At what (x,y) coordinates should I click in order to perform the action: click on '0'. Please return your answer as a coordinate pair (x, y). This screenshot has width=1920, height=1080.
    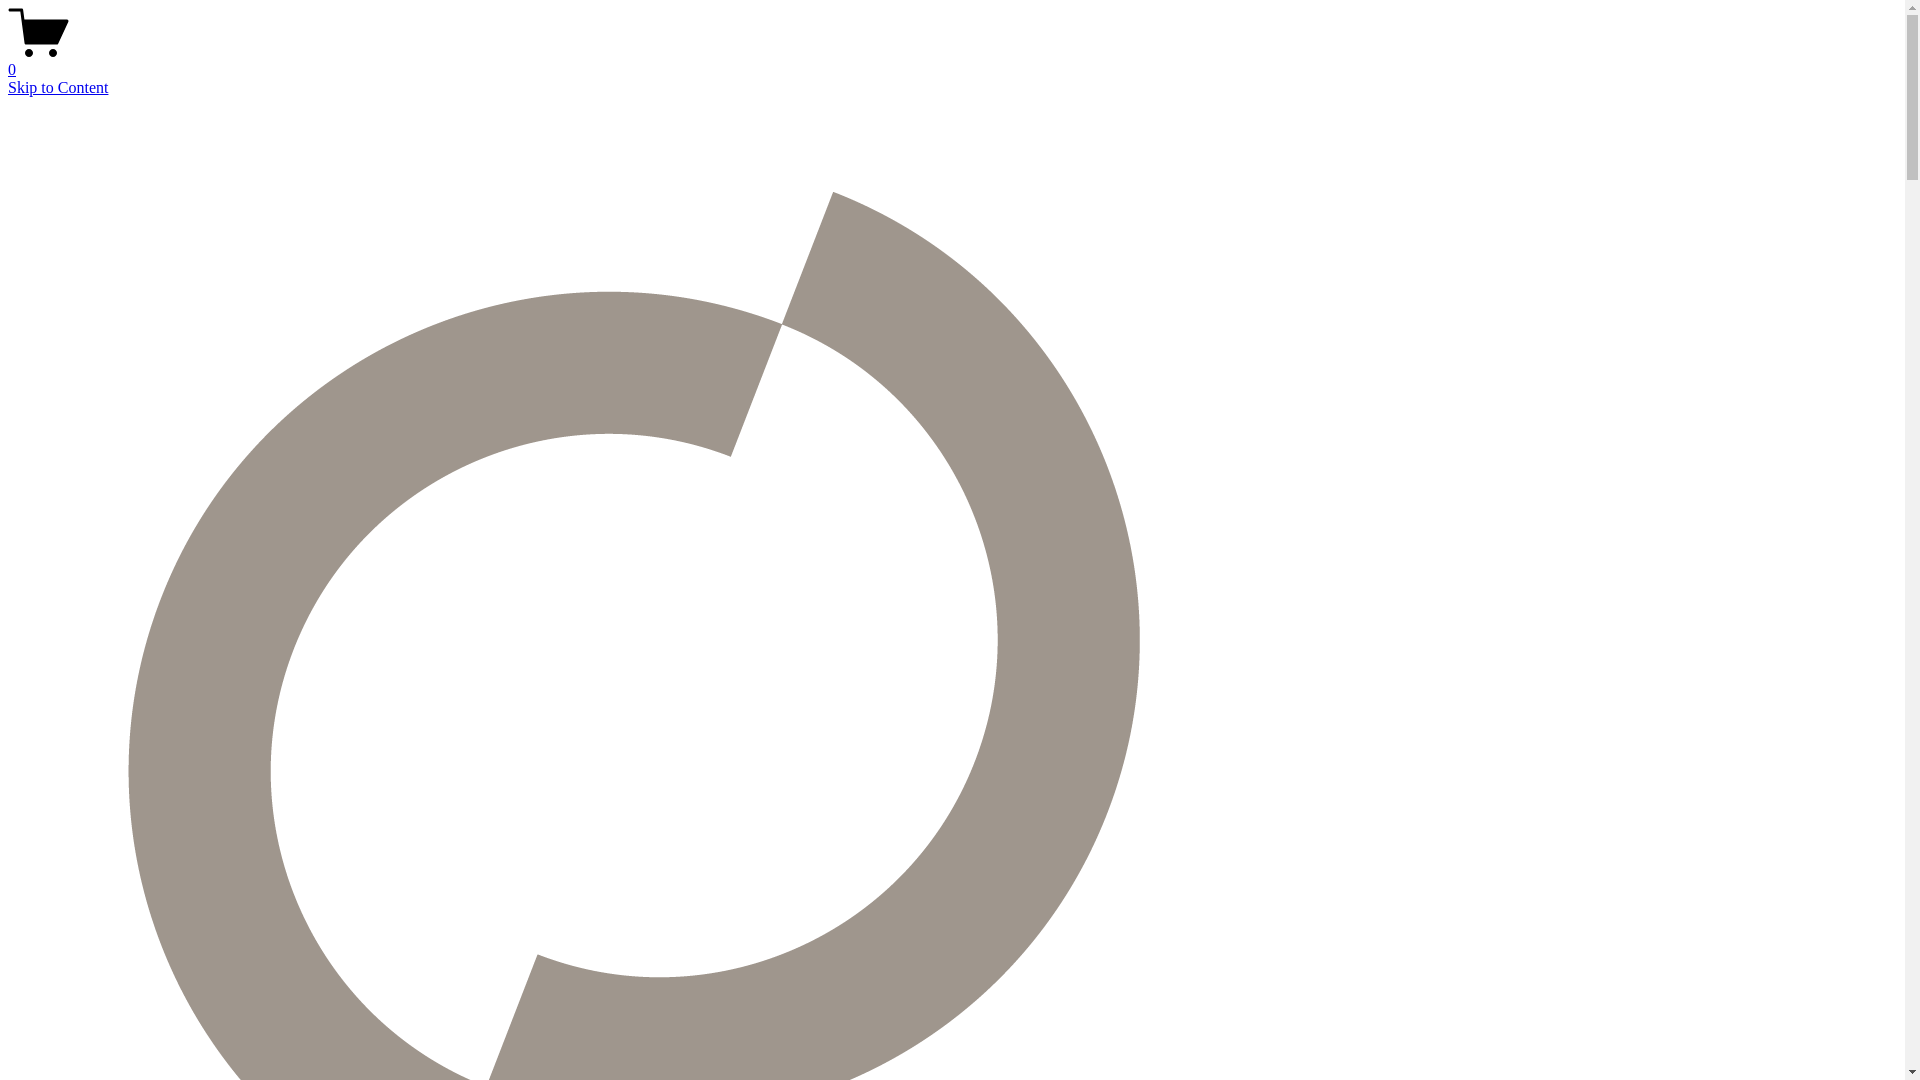
    Looking at the image, I should click on (951, 60).